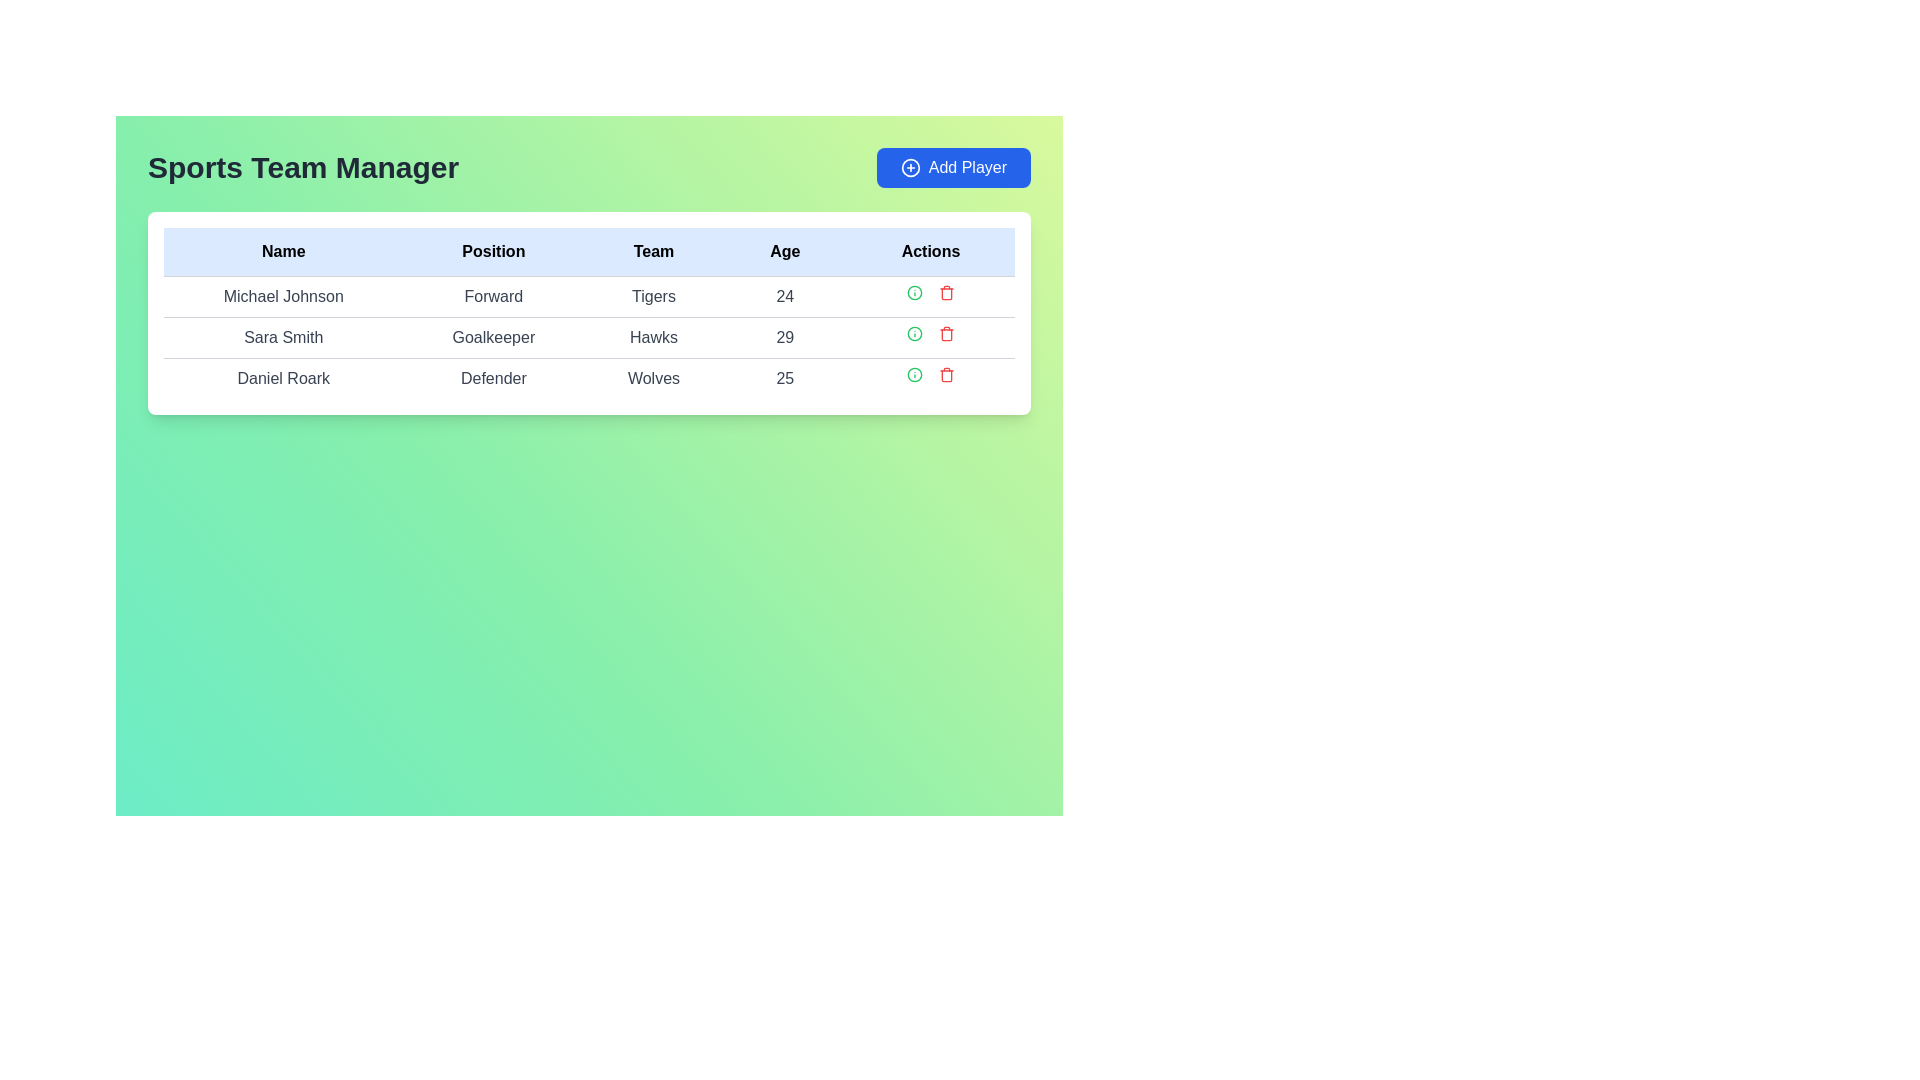  Describe the element at coordinates (493, 378) in the screenshot. I see `text label indicating the position 'Defender' associated with the team member 'Daniel Roark', located in the second column of the third row of the table under the 'Position' header` at that location.